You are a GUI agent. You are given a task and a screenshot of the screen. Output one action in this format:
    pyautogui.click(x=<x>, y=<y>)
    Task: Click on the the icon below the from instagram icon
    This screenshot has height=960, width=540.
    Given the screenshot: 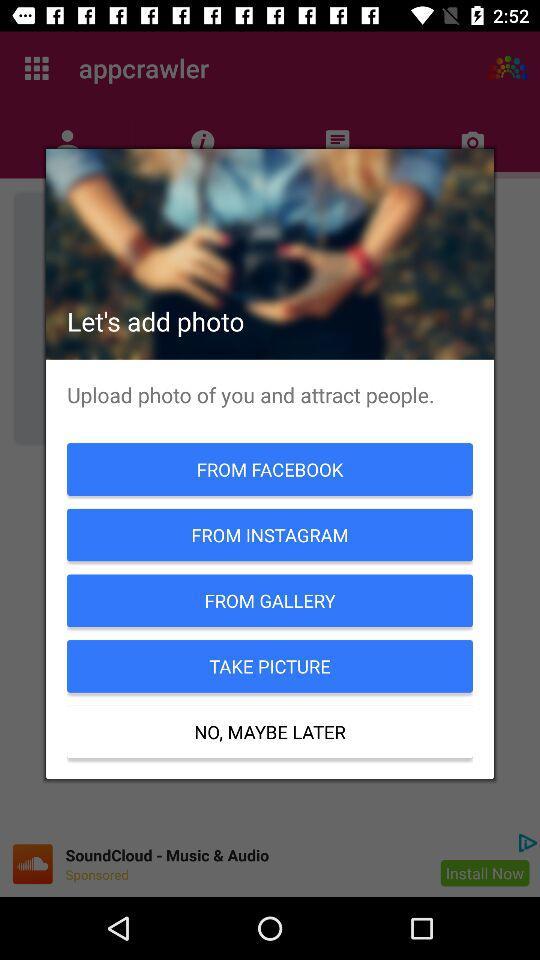 What is the action you would take?
    pyautogui.click(x=270, y=600)
    